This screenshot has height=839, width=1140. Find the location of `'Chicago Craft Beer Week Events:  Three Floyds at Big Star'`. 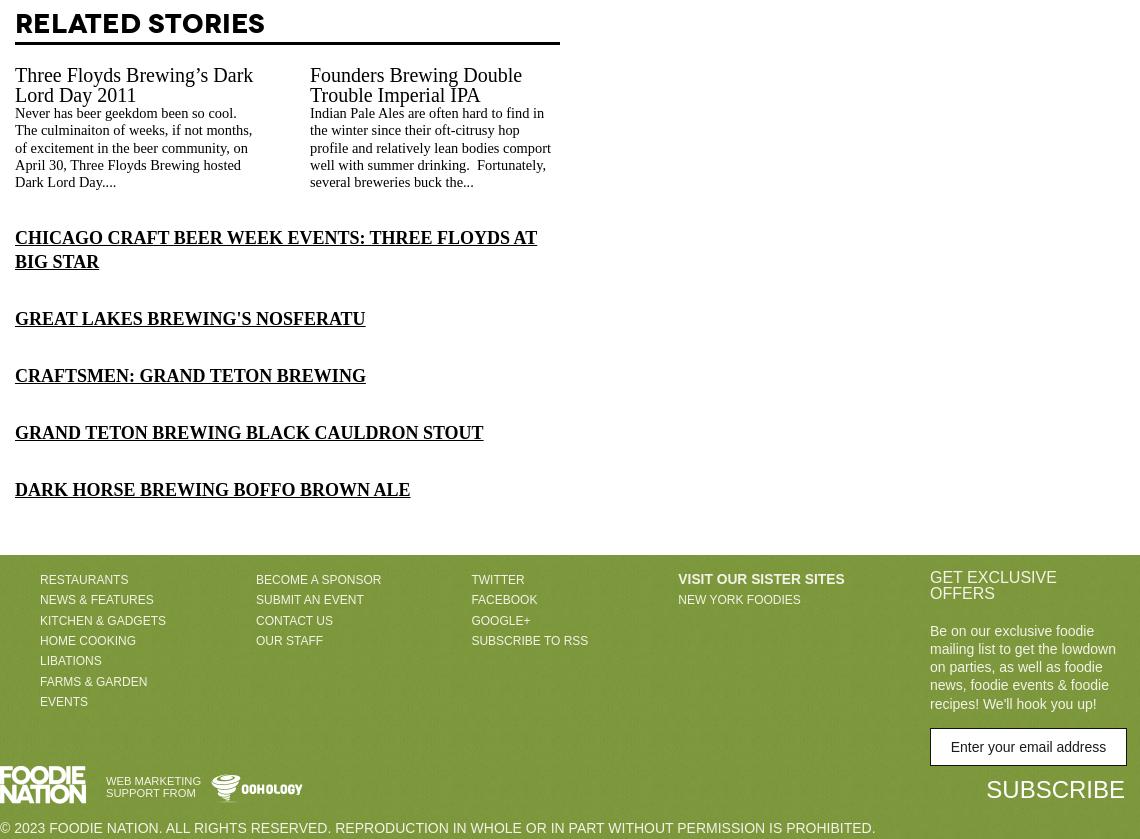

'Chicago Craft Beer Week Events:  Three Floyds at Big Star' is located at coordinates (274, 249).